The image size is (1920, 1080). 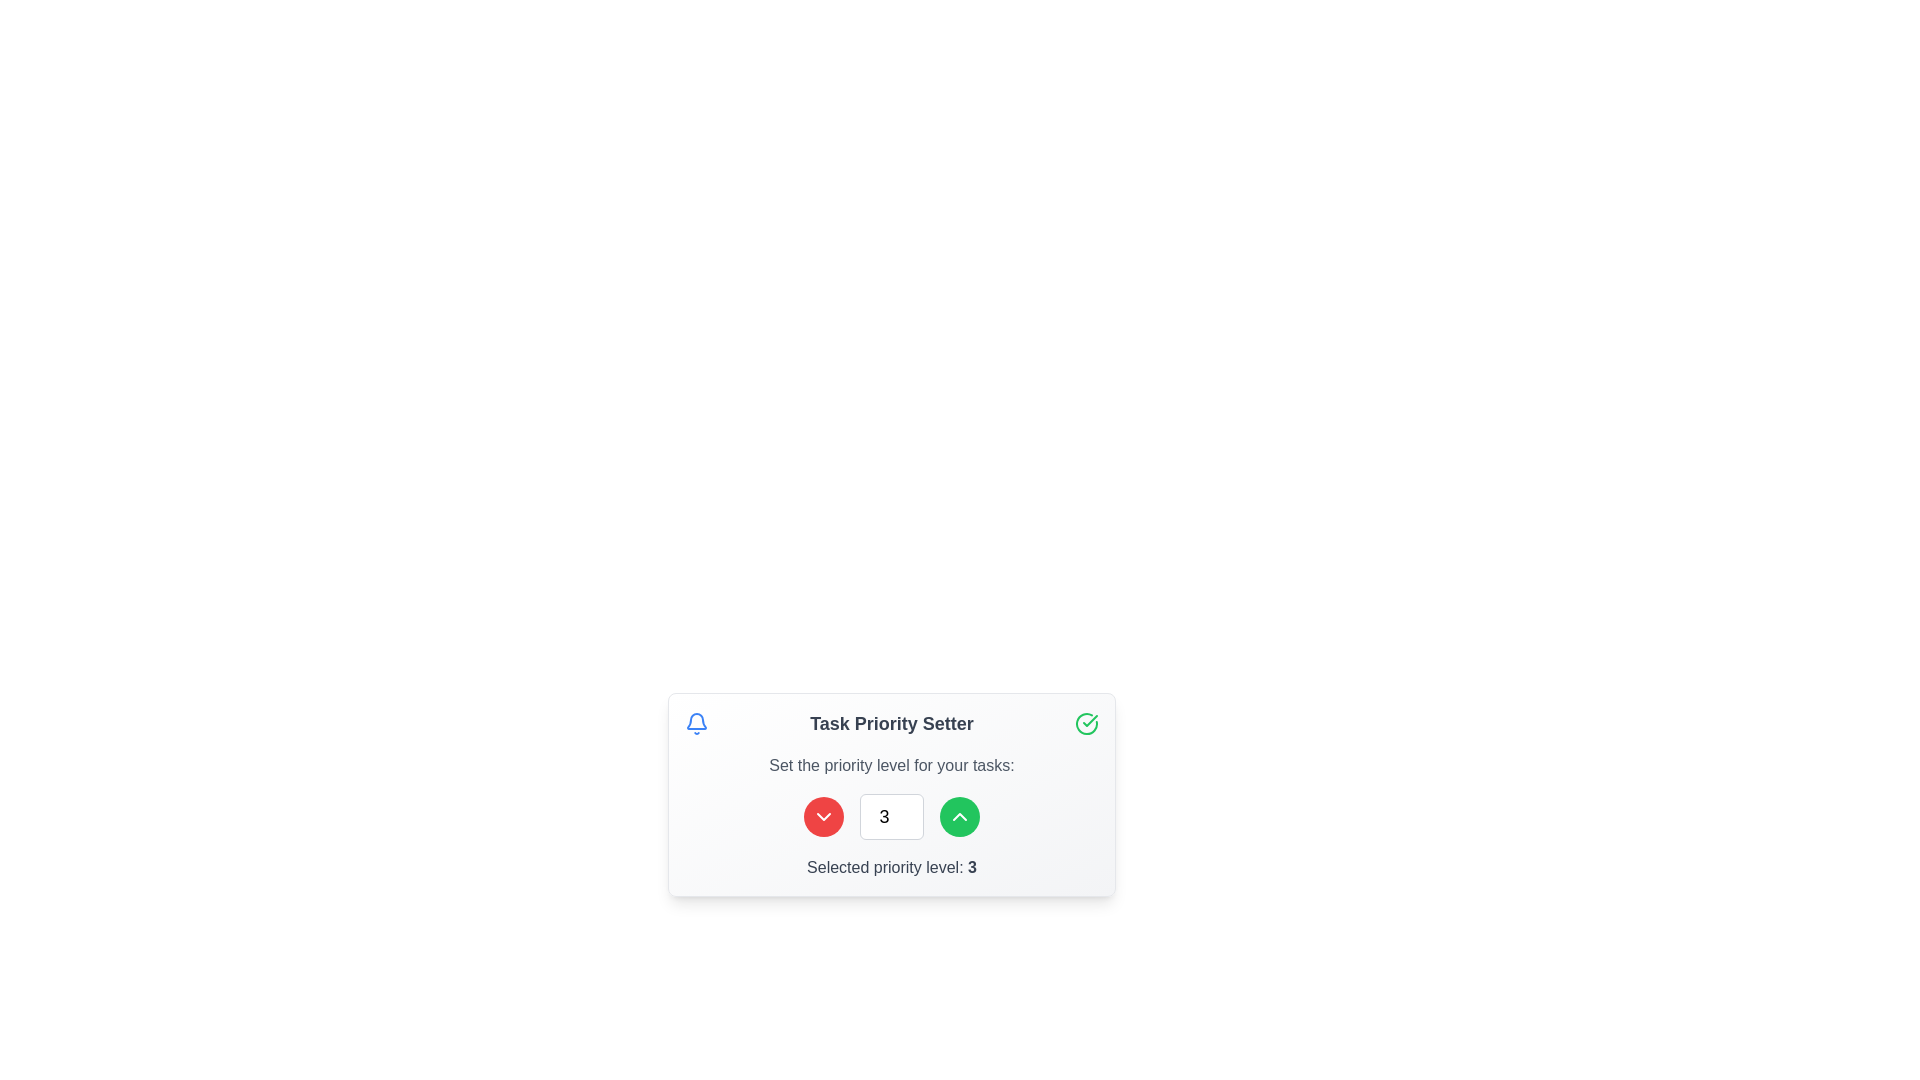 What do you see at coordinates (972, 866) in the screenshot?
I see `text content of the element displaying the selected priority level, which is the numeric value in the label 'Selected priority level: 3'` at bounding box center [972, 866].